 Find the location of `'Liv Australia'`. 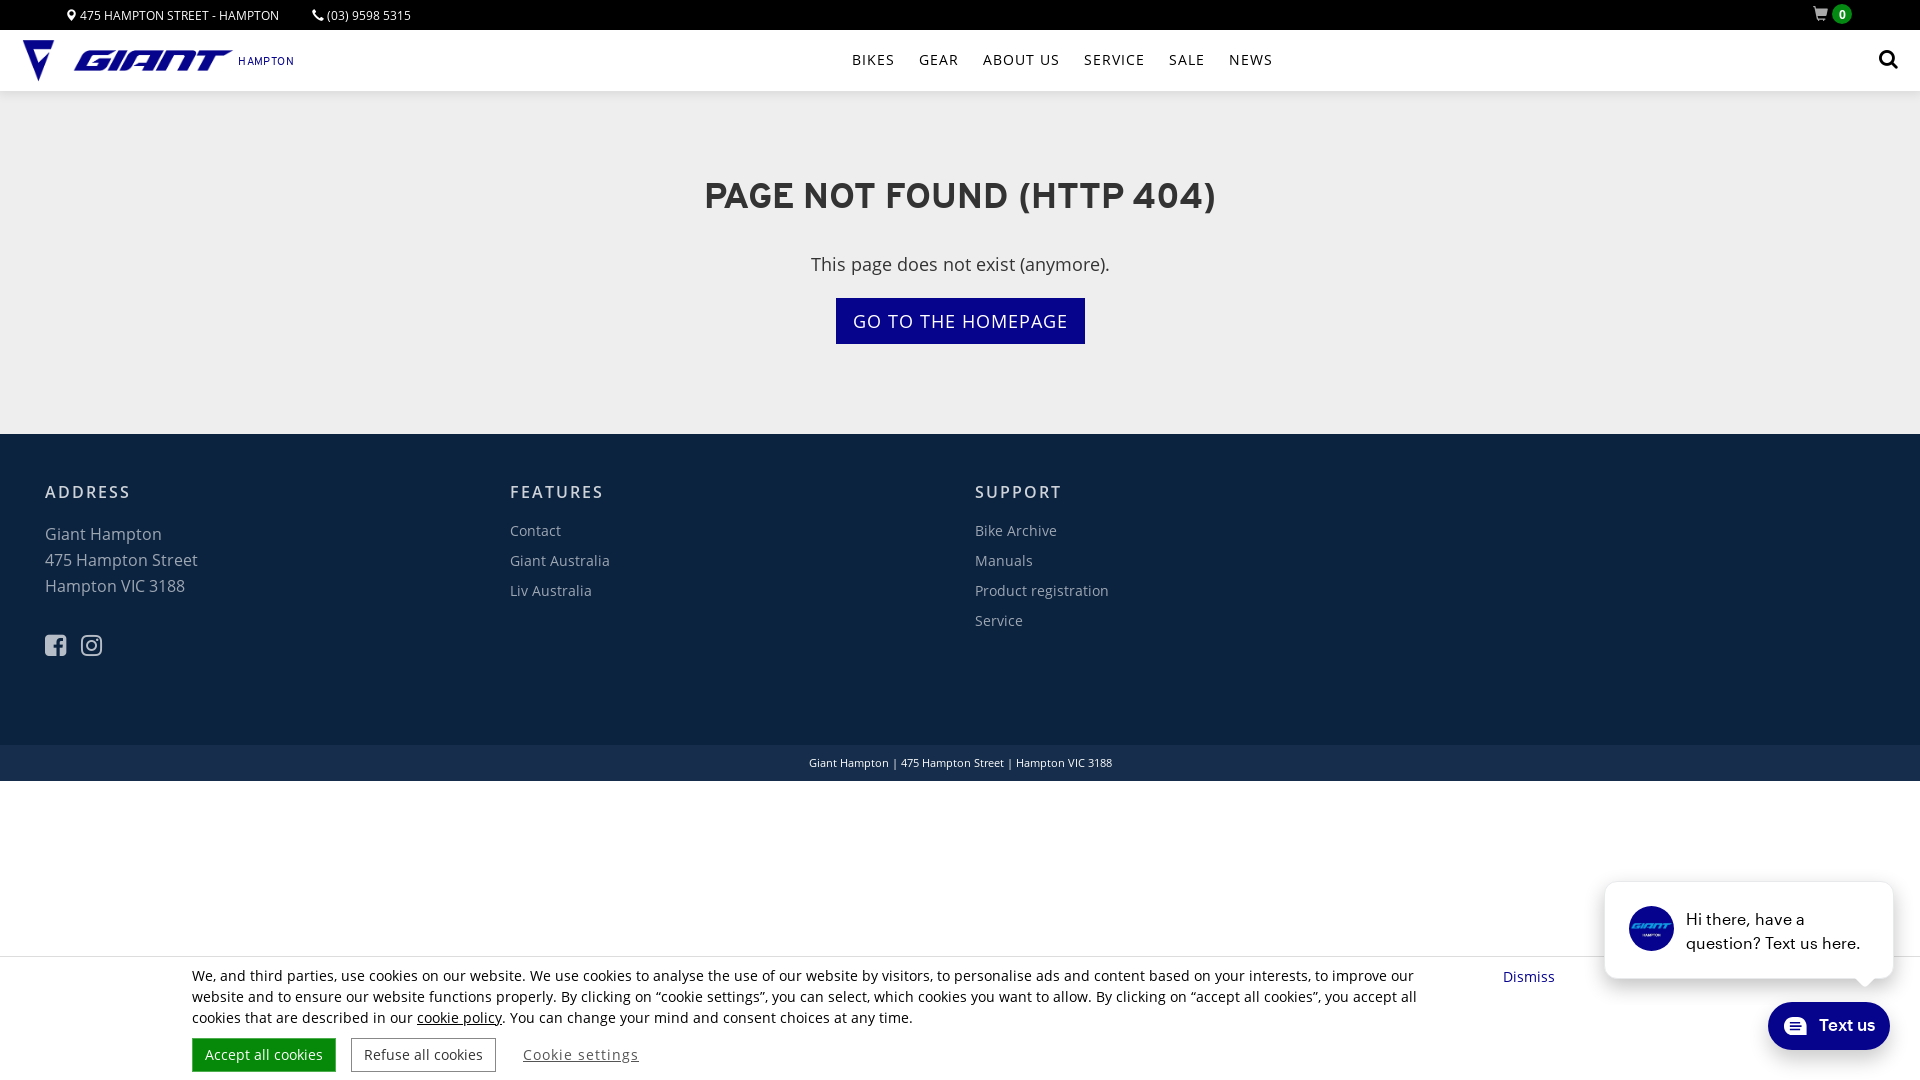

'Liv Australia' is located at coordinates (509, 589).